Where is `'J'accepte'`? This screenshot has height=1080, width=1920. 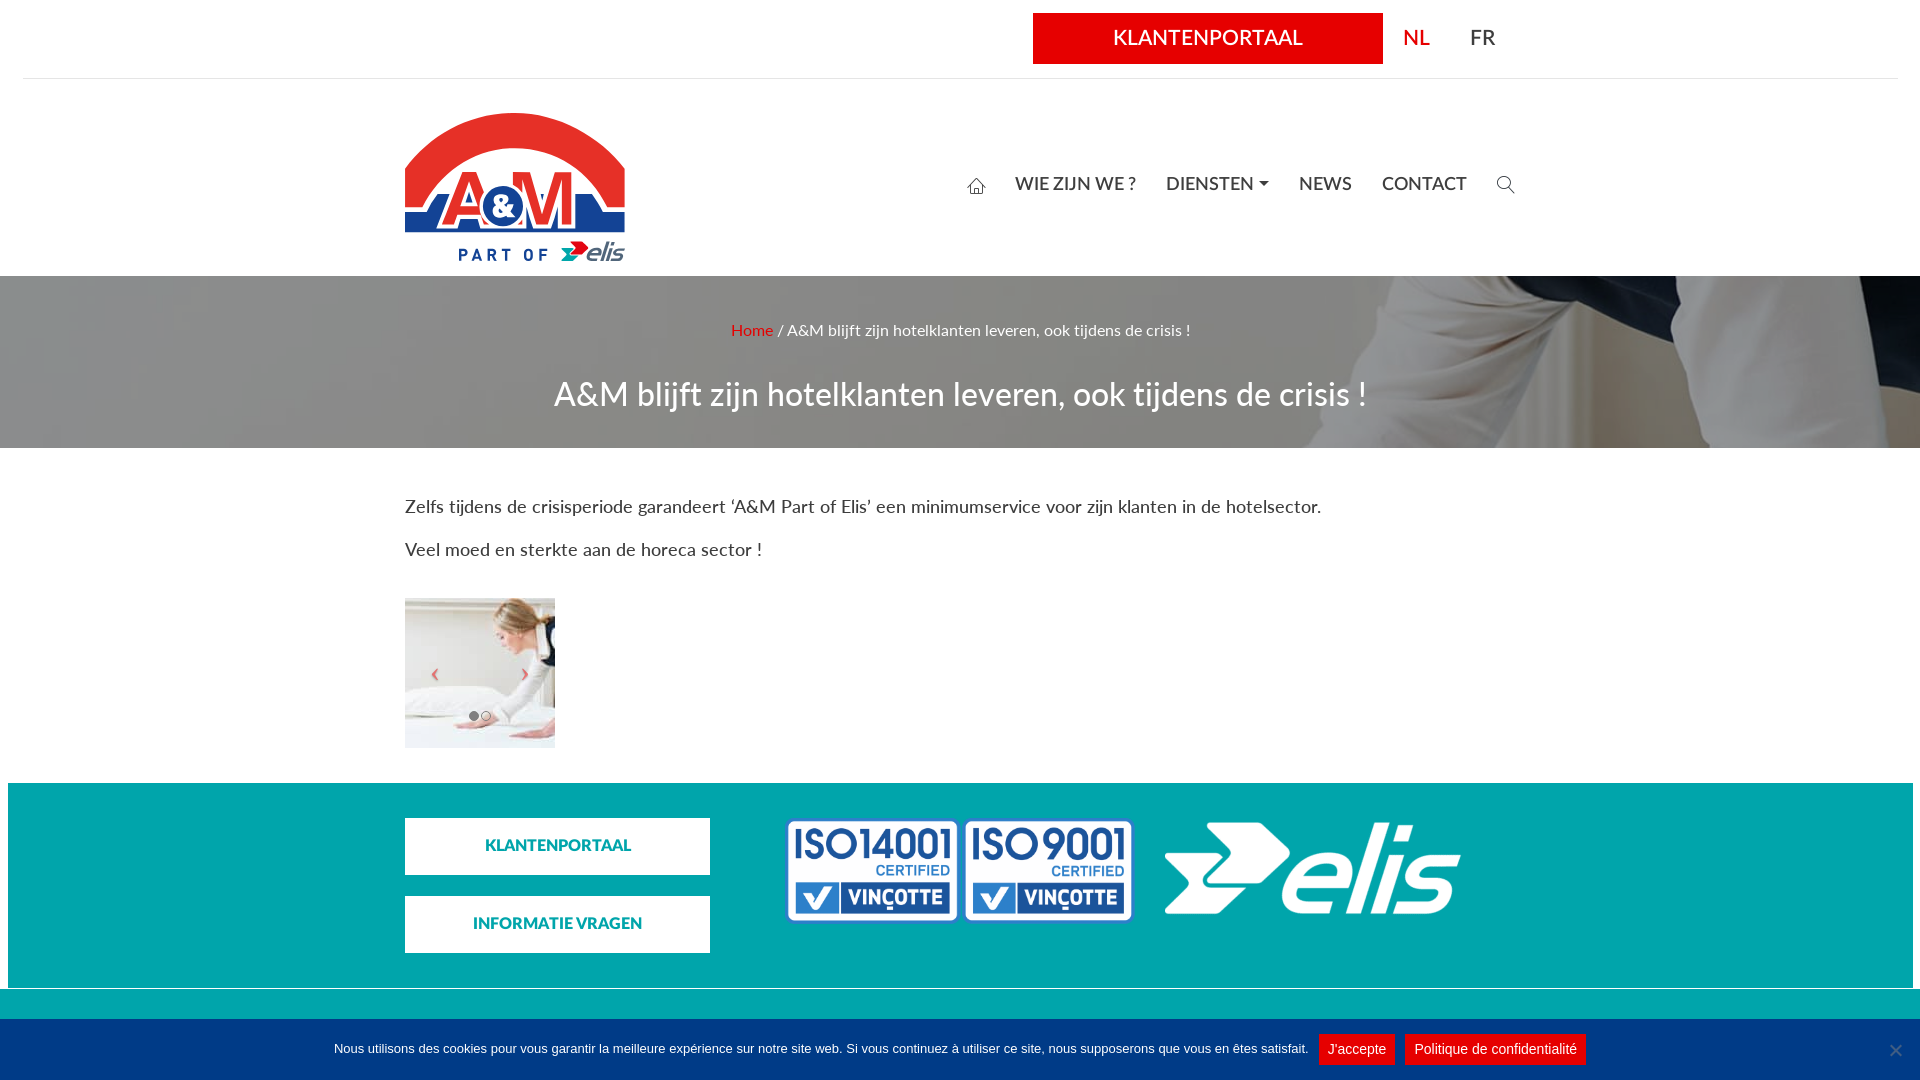 'J'accepte' is located at coordinates (1357, 1048).